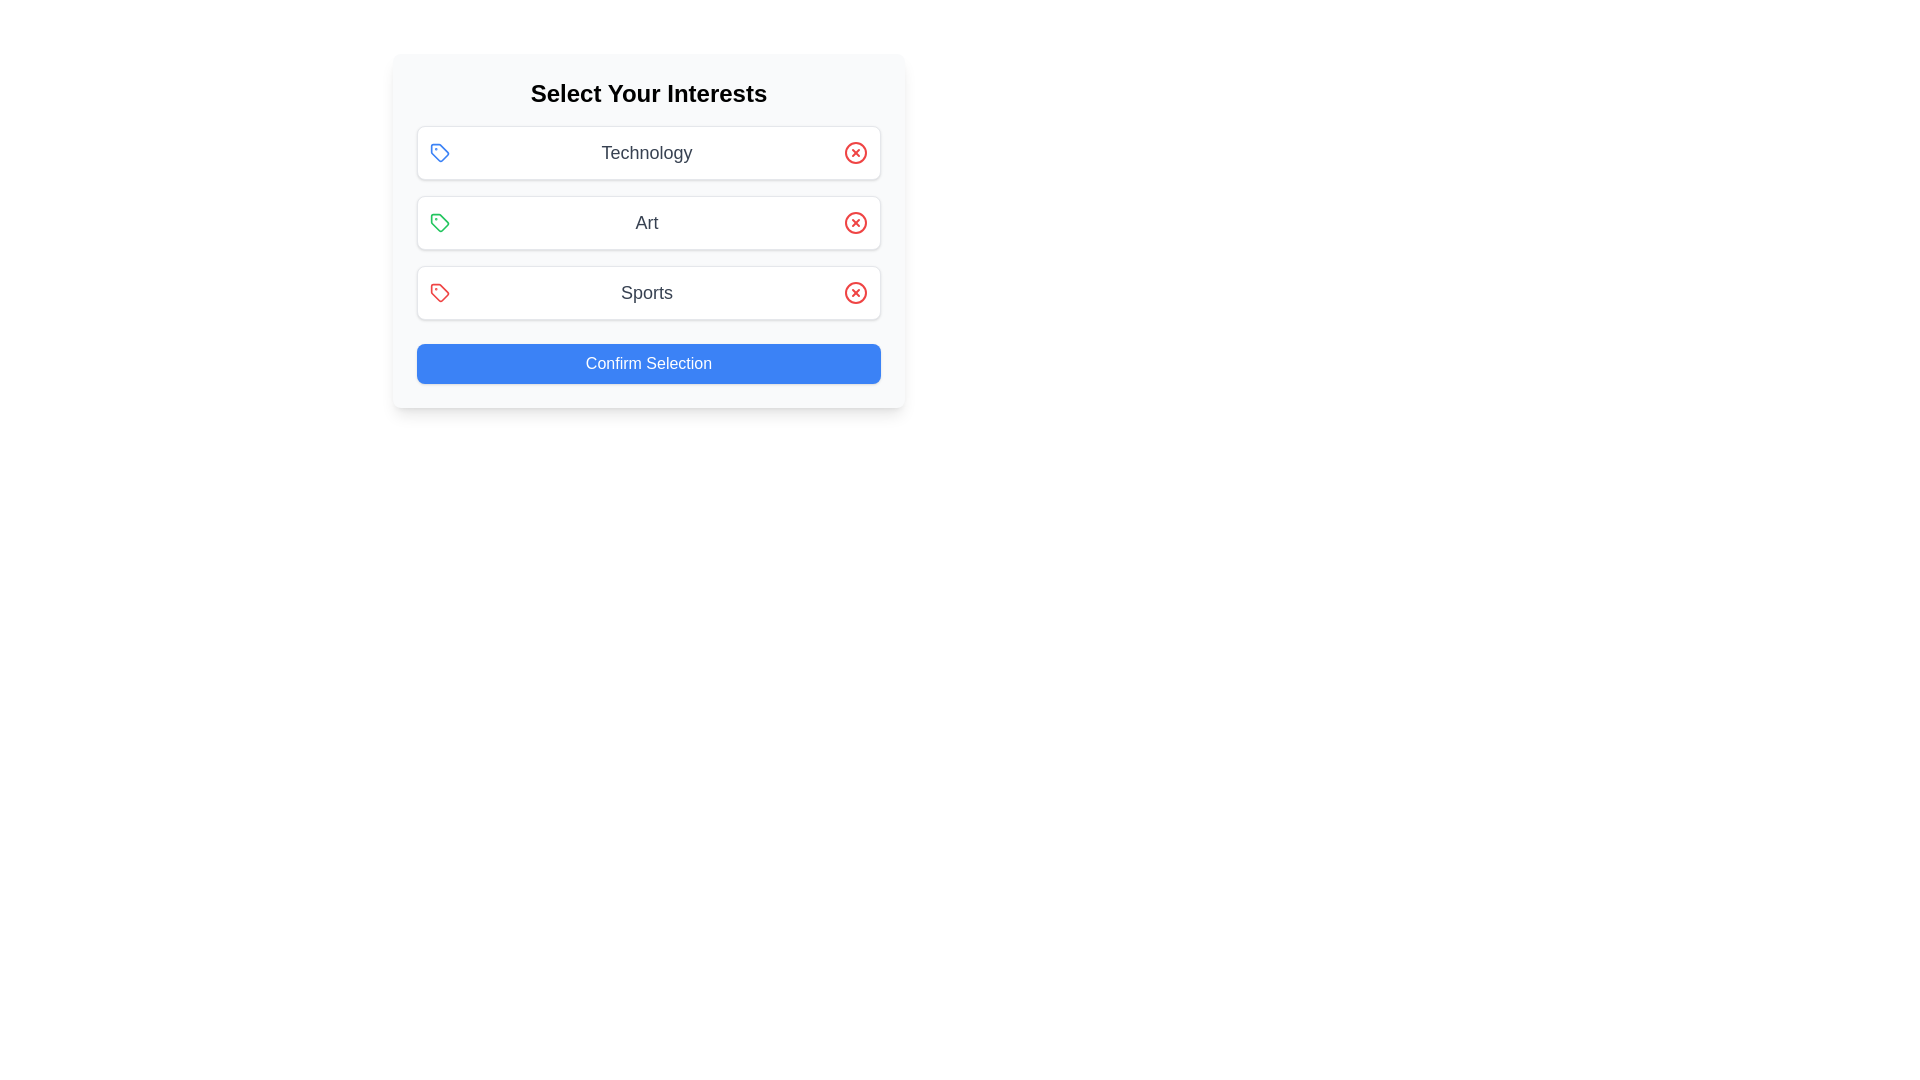 The image size is (1920, 1080). What do you see at coordinates (855, 223) in the screenshot?
I see `close button for the interest labeled Art to remove it` at bounding box center [855, 223].